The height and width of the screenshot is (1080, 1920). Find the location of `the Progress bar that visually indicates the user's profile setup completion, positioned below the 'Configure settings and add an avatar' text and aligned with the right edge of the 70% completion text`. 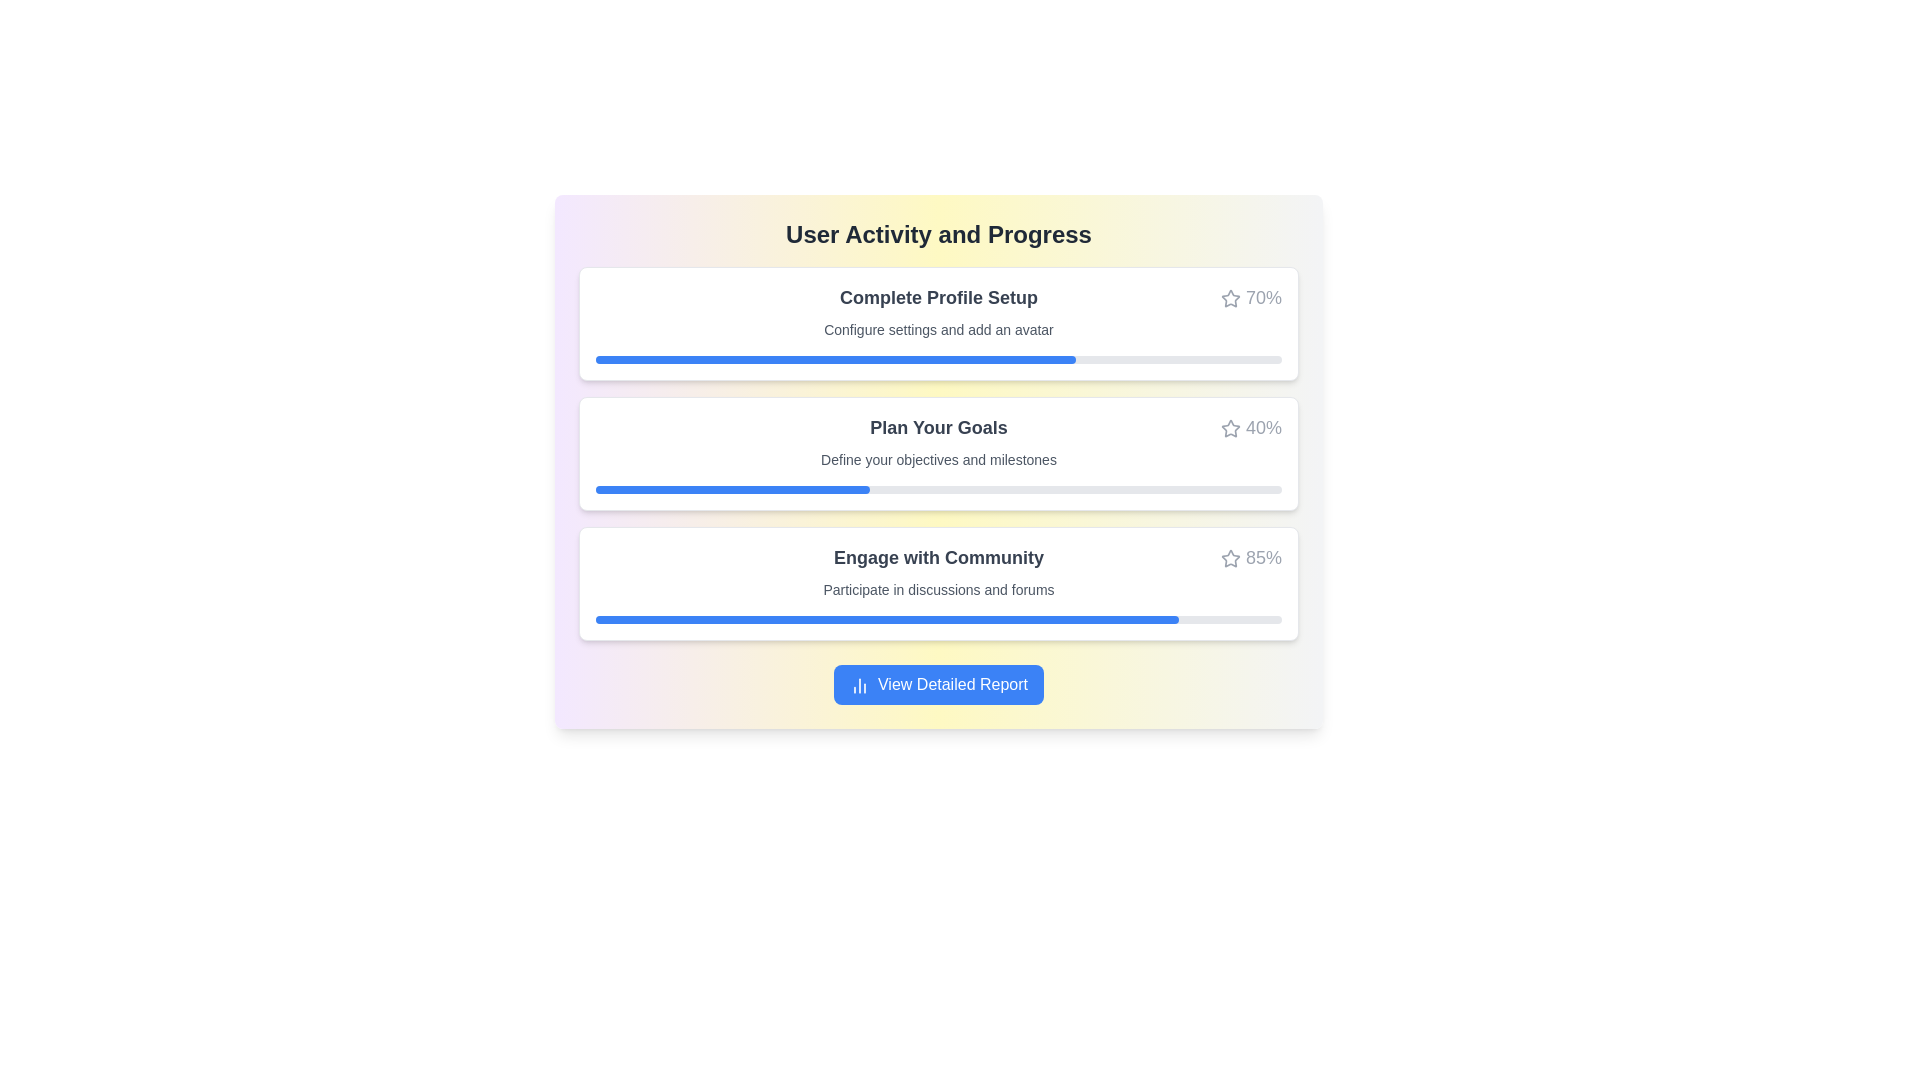

the Progress bar that visually indicates the user's profile setup completion, positioned below the 'Configure settings and add an avatar' text and aligned with the right edge of the 70% completion text is located at coordinates (938, 358).